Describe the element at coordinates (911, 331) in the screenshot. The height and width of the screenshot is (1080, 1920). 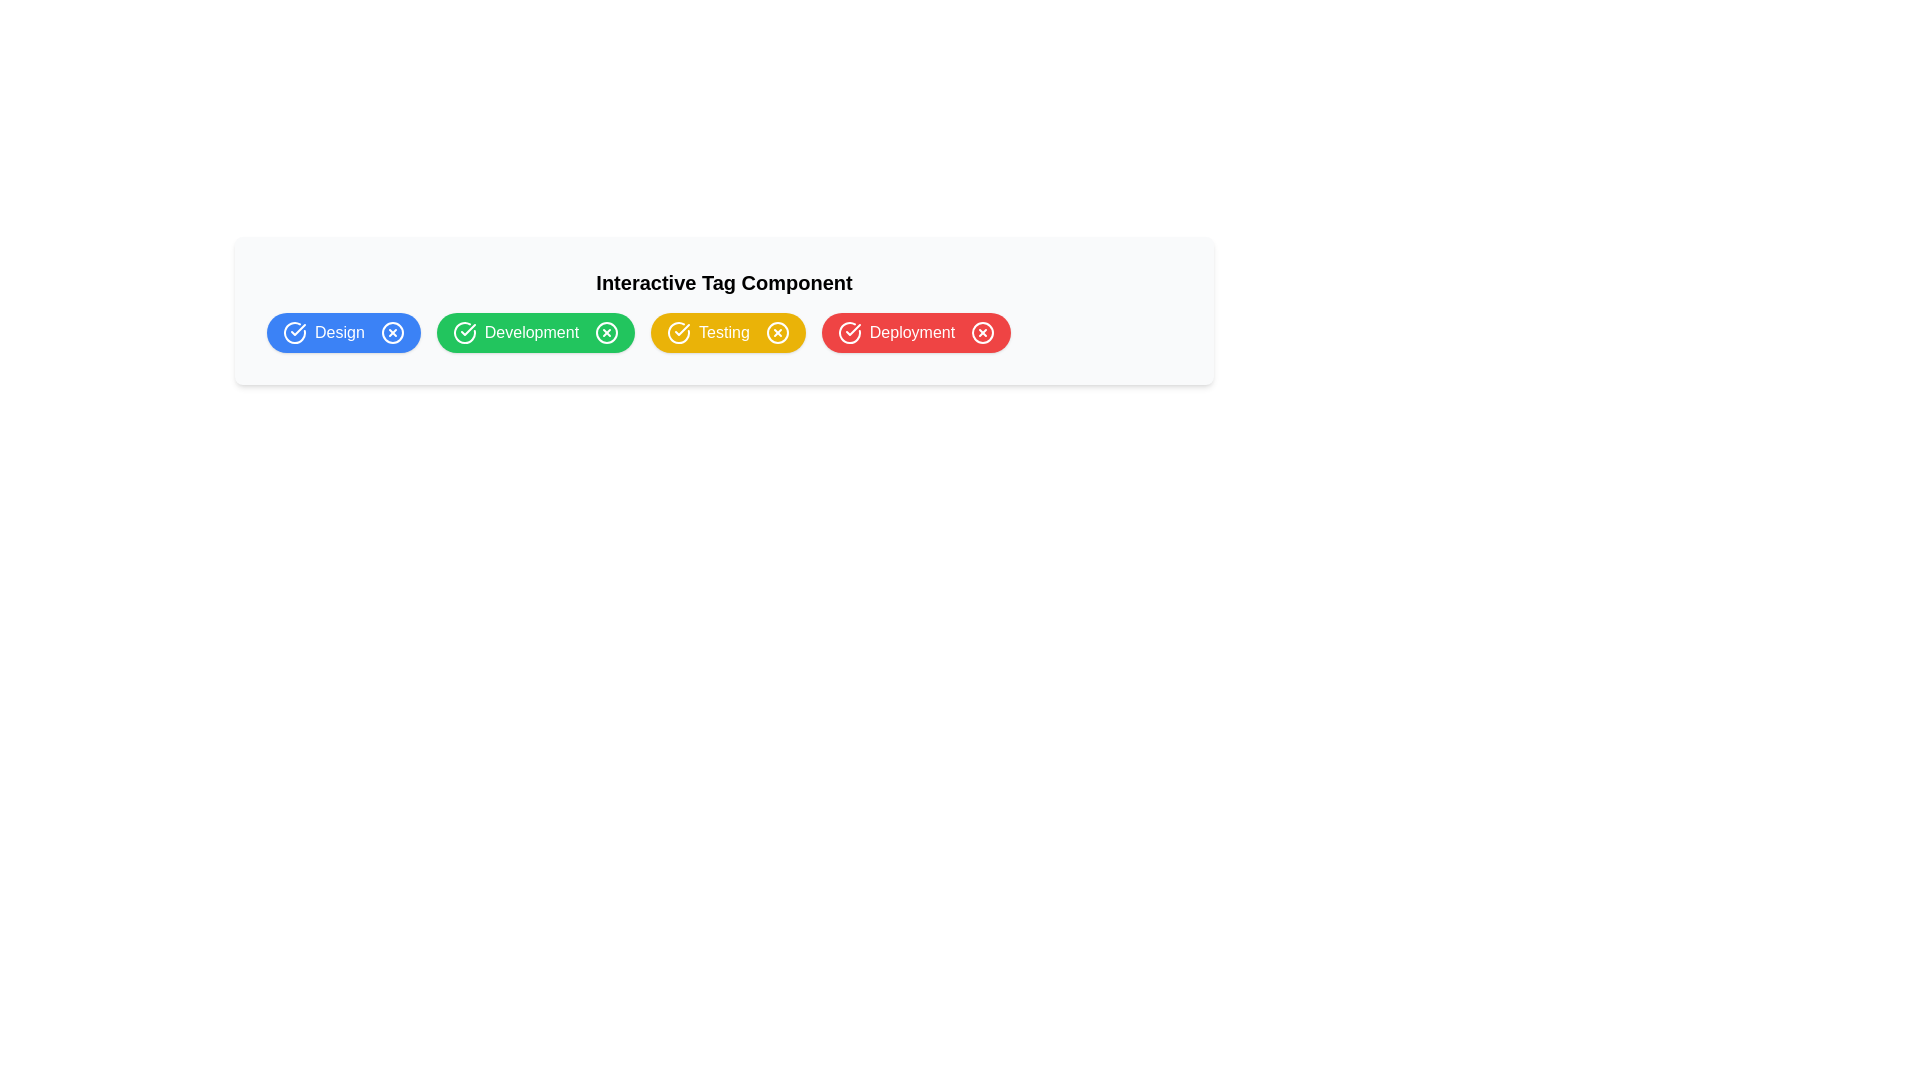
I see `text label that identifies the 'Deployment' stage in the workflow, located within a red rounded rectangle and aligned with a checkmark icon` at that location.